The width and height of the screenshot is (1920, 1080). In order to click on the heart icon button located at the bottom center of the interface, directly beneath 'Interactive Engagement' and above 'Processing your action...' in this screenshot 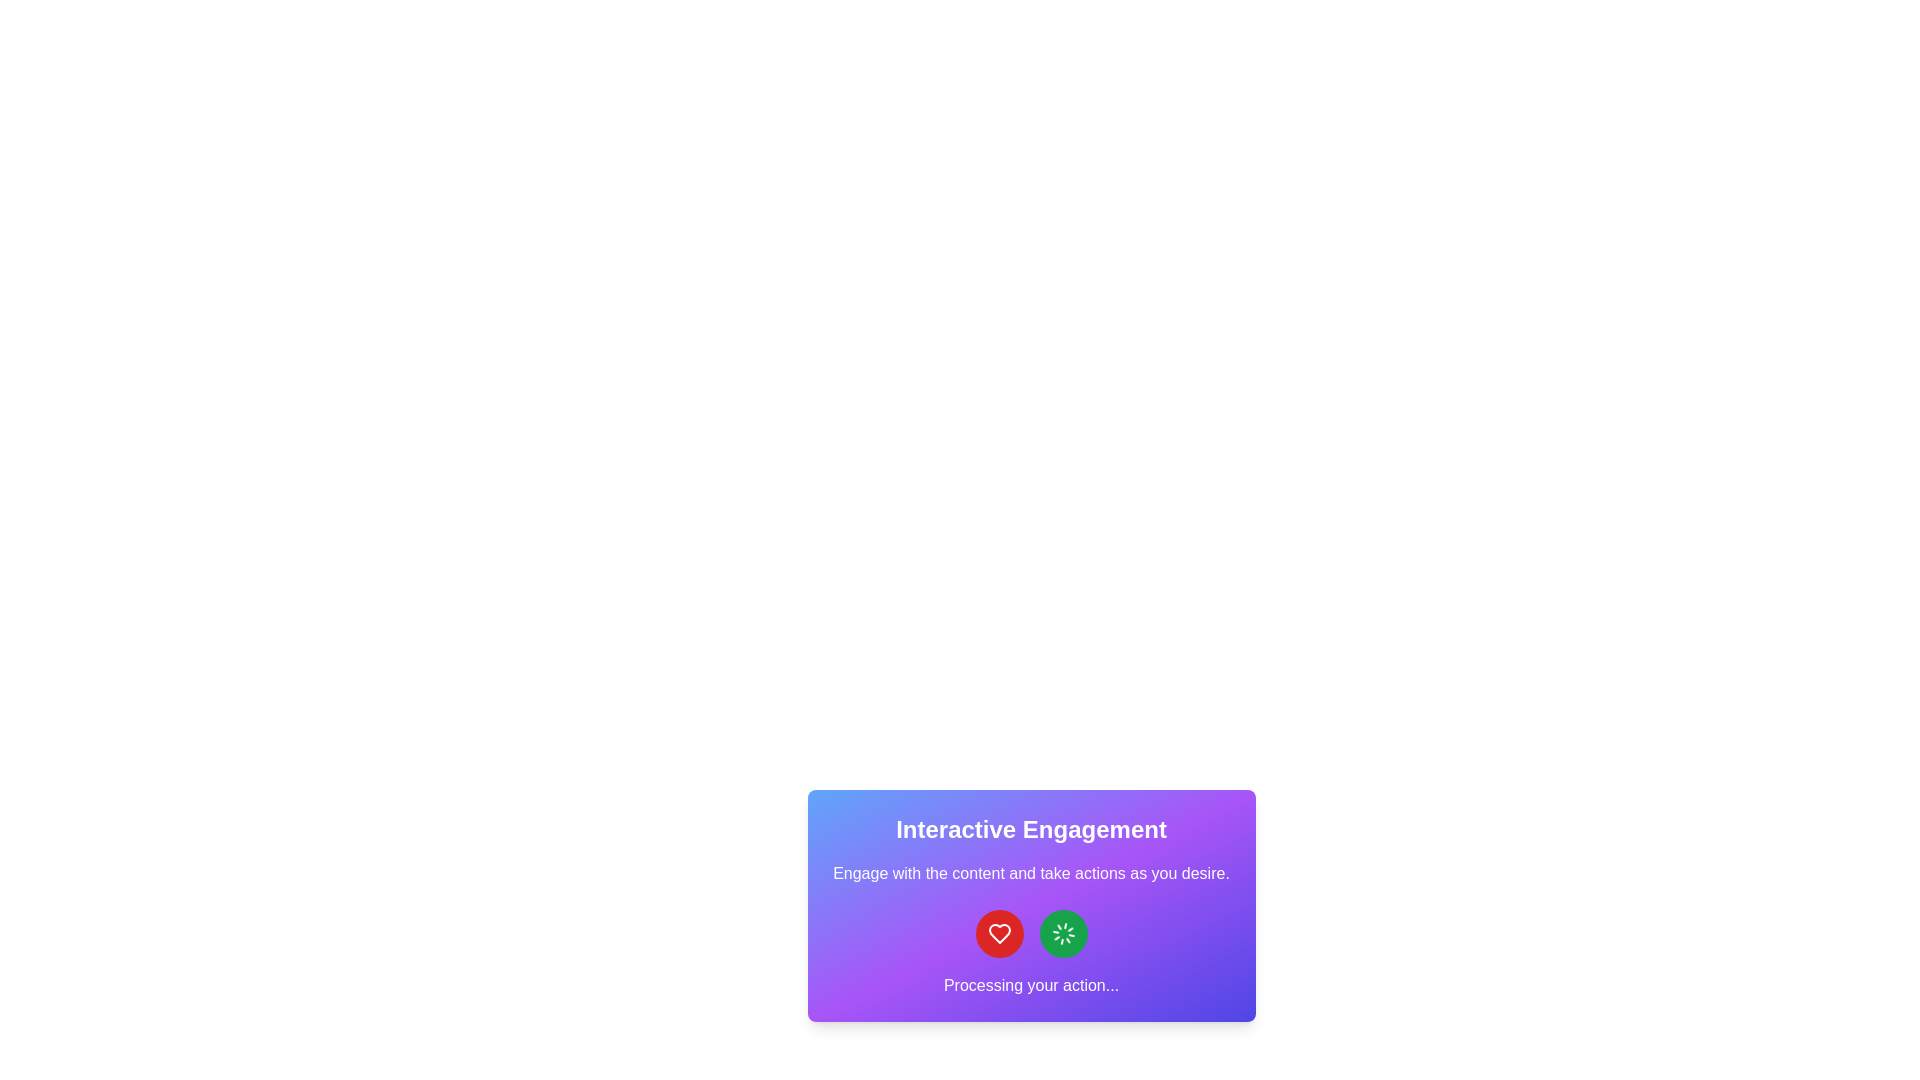, I will do `click(999, 933)`.